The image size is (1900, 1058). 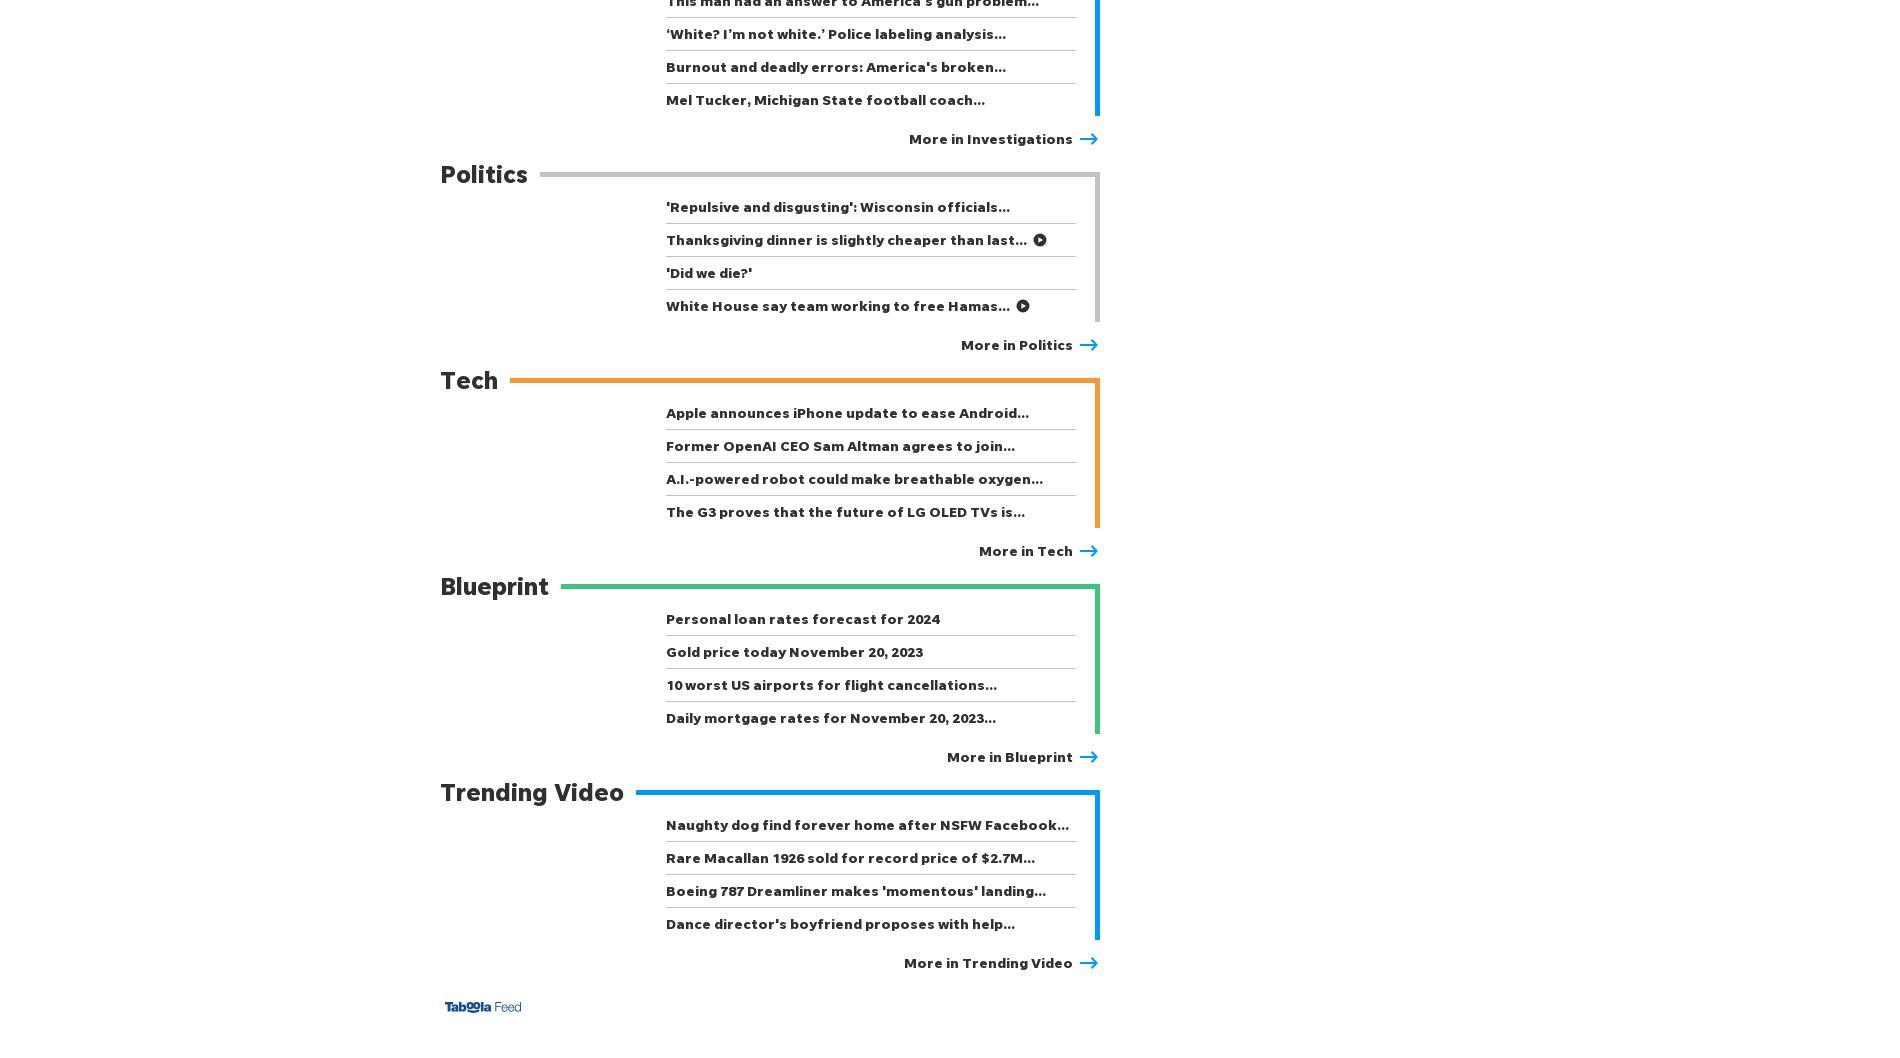 What do you see at coordinates (866, 823) in the screenshot?
I see `'Naughty dog find forever home after NSFW Facebook…'` at bounding box center [866, 823].